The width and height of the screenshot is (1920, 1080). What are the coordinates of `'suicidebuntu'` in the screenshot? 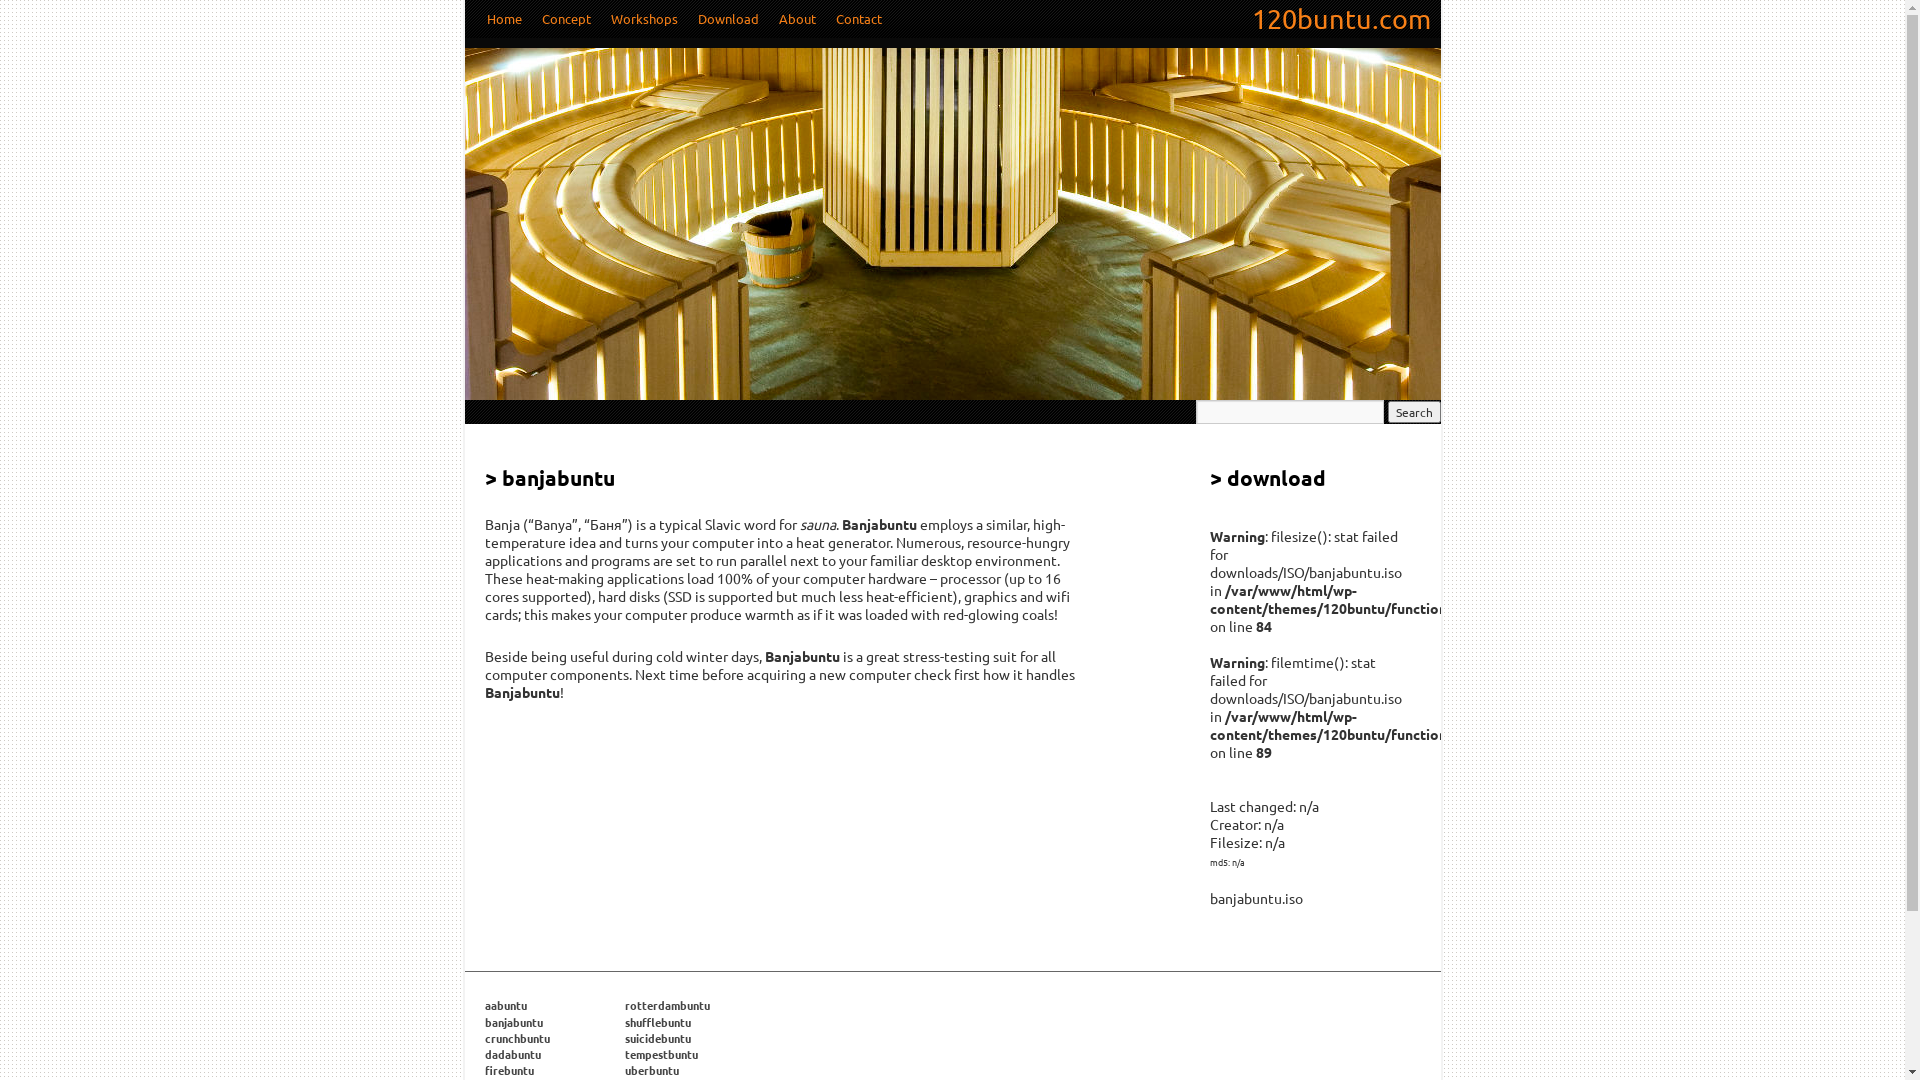 It's located at (657, 1036).